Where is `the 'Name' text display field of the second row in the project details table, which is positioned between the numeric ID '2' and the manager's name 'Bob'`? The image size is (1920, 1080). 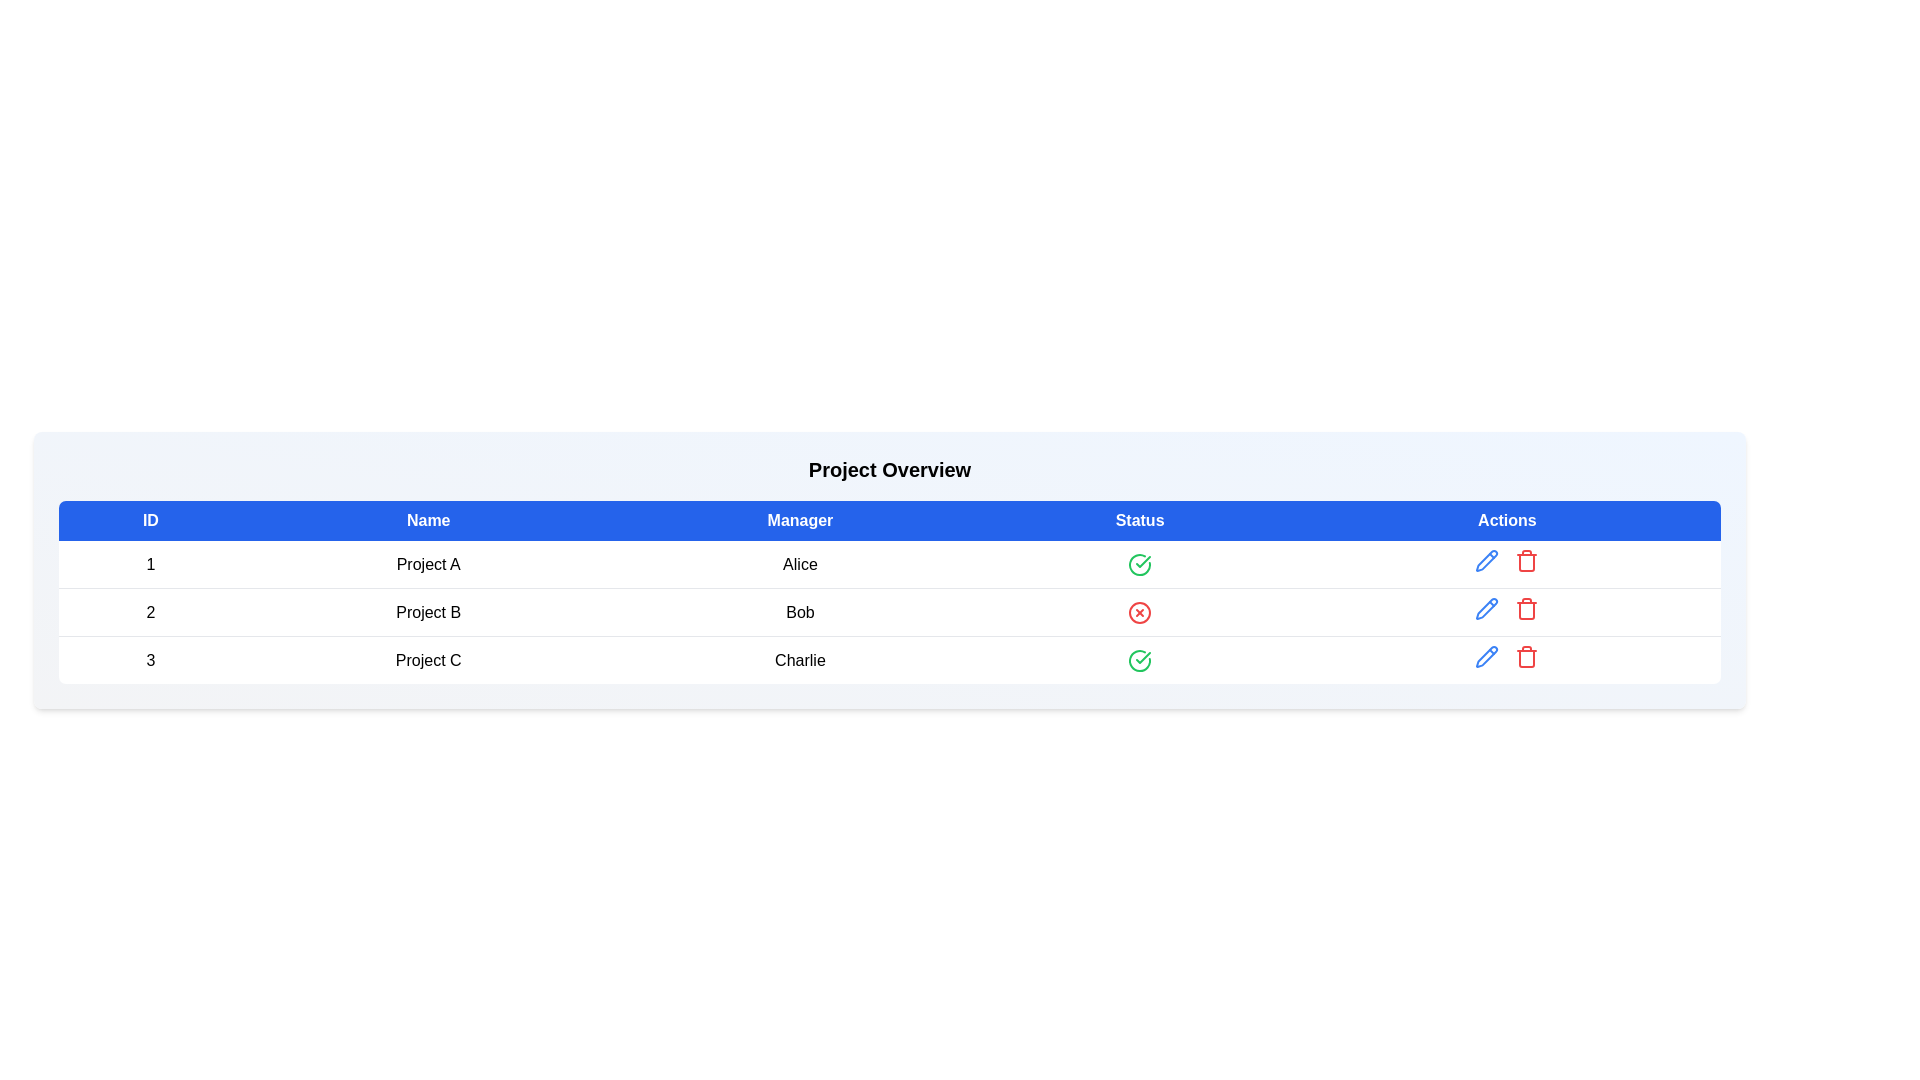 the 'Name' text display field of the second row in the project details table, which is positioned between the numeric ID '2' and the manager's name 'Bob' is located at coordinates (427, 611).